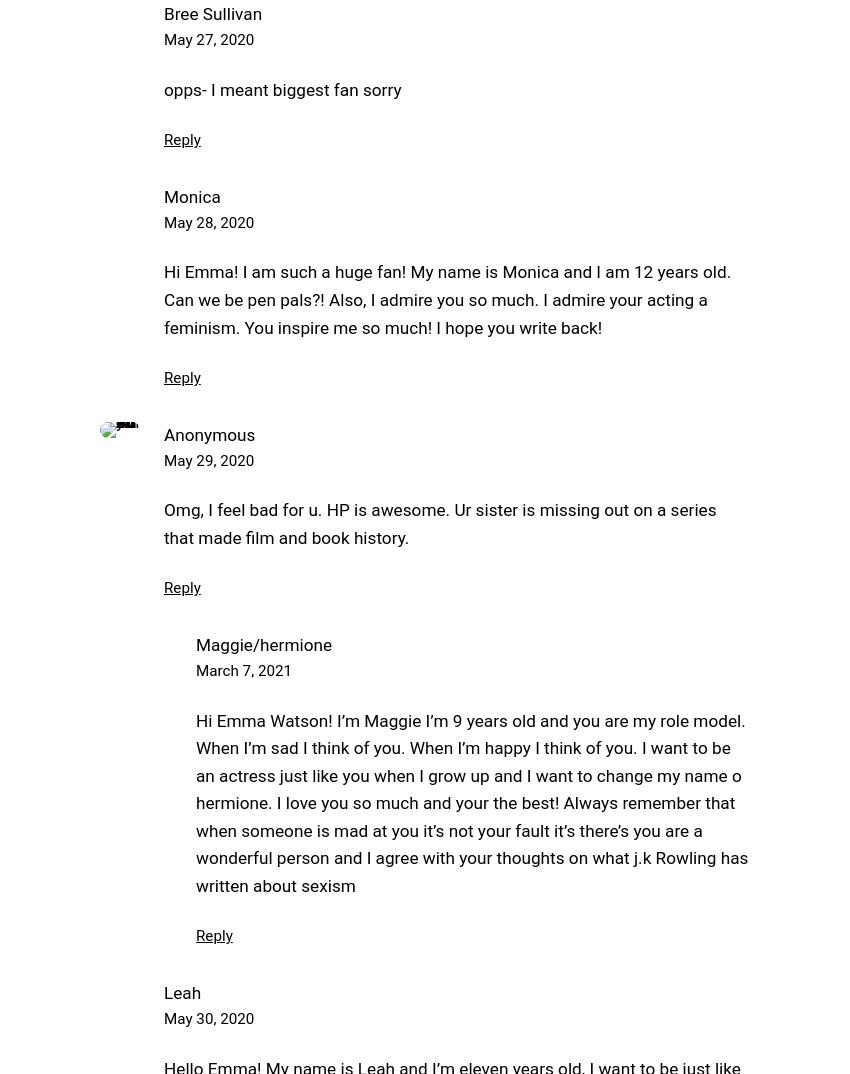 The height and width of the screenshot is (1074, 850). I want to click on 'May 28, 2020', so click(163, 221).